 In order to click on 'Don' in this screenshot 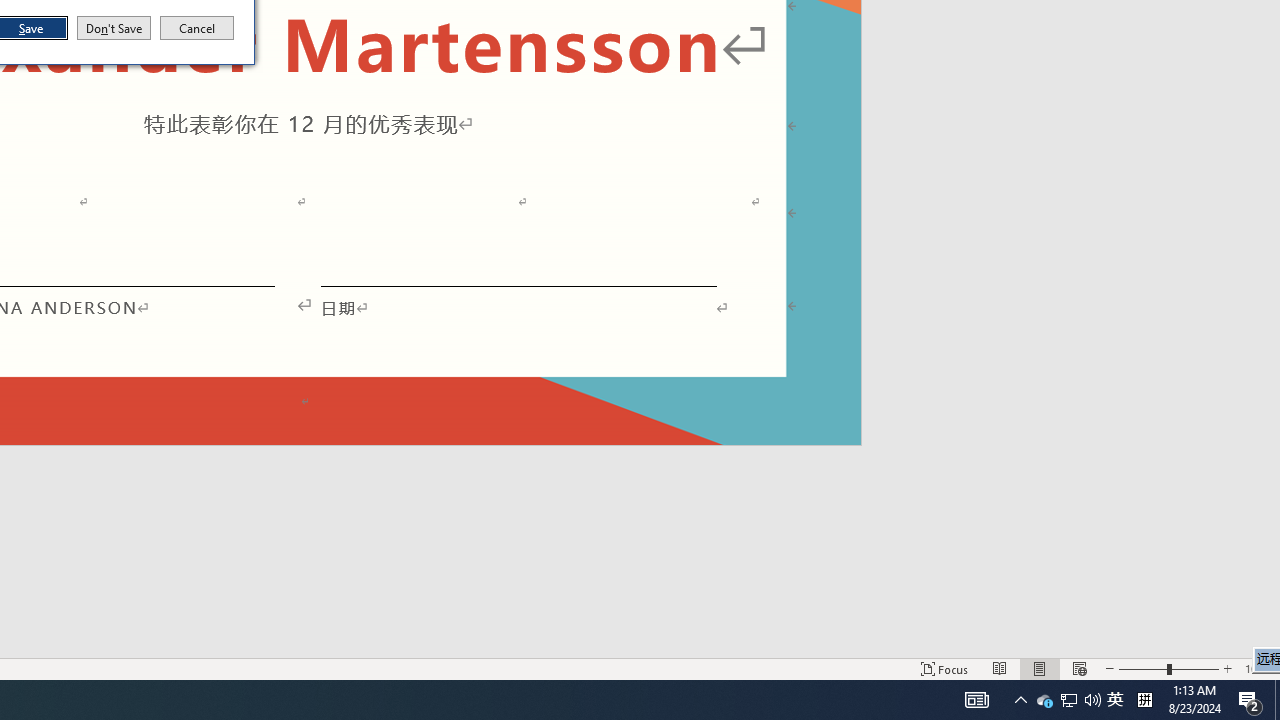, I will do `click(112, 28)`.